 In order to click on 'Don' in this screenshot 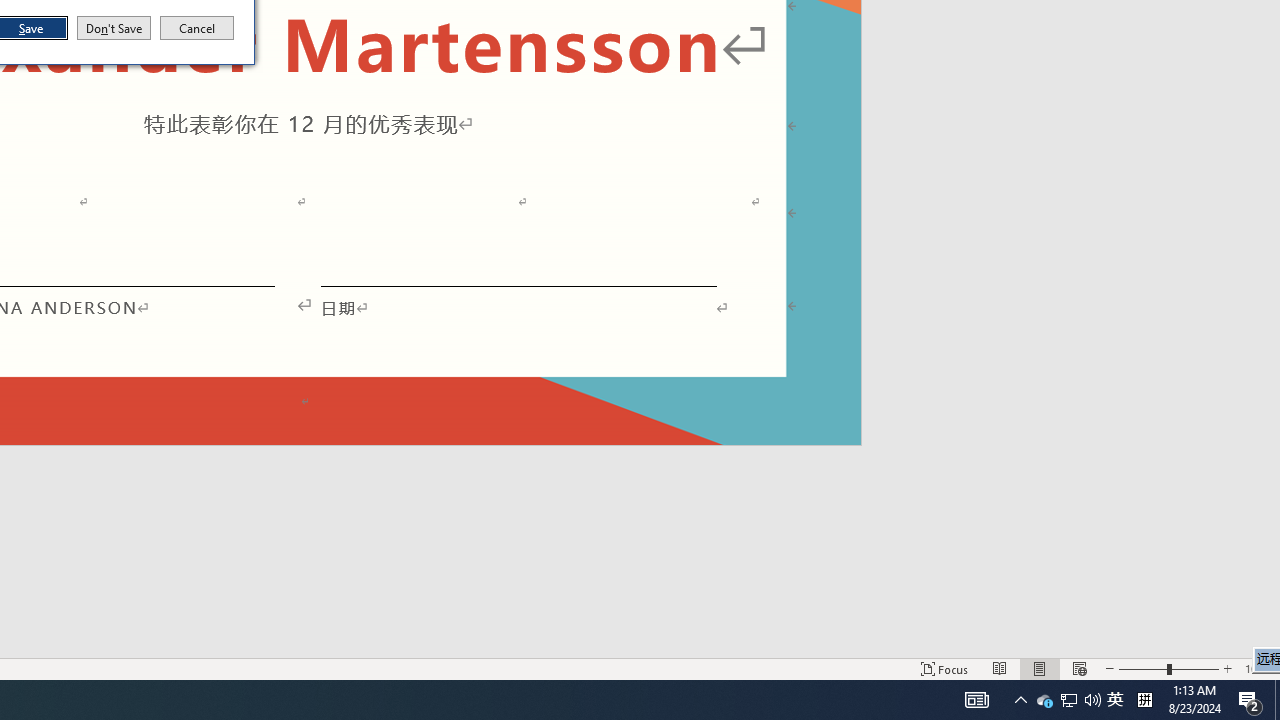, I will do `click(112, 28)`.